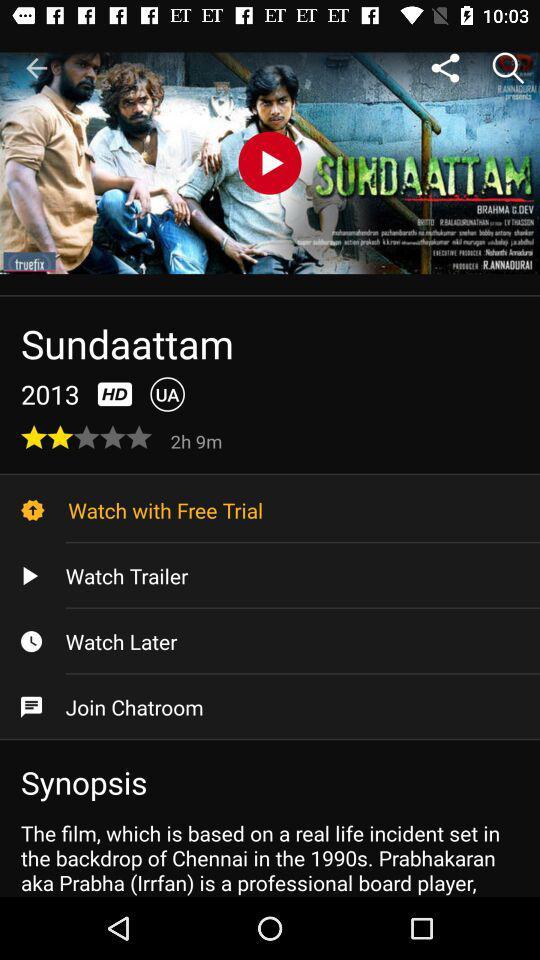  I want to click on the join chatroom icon, so click(270, 707).